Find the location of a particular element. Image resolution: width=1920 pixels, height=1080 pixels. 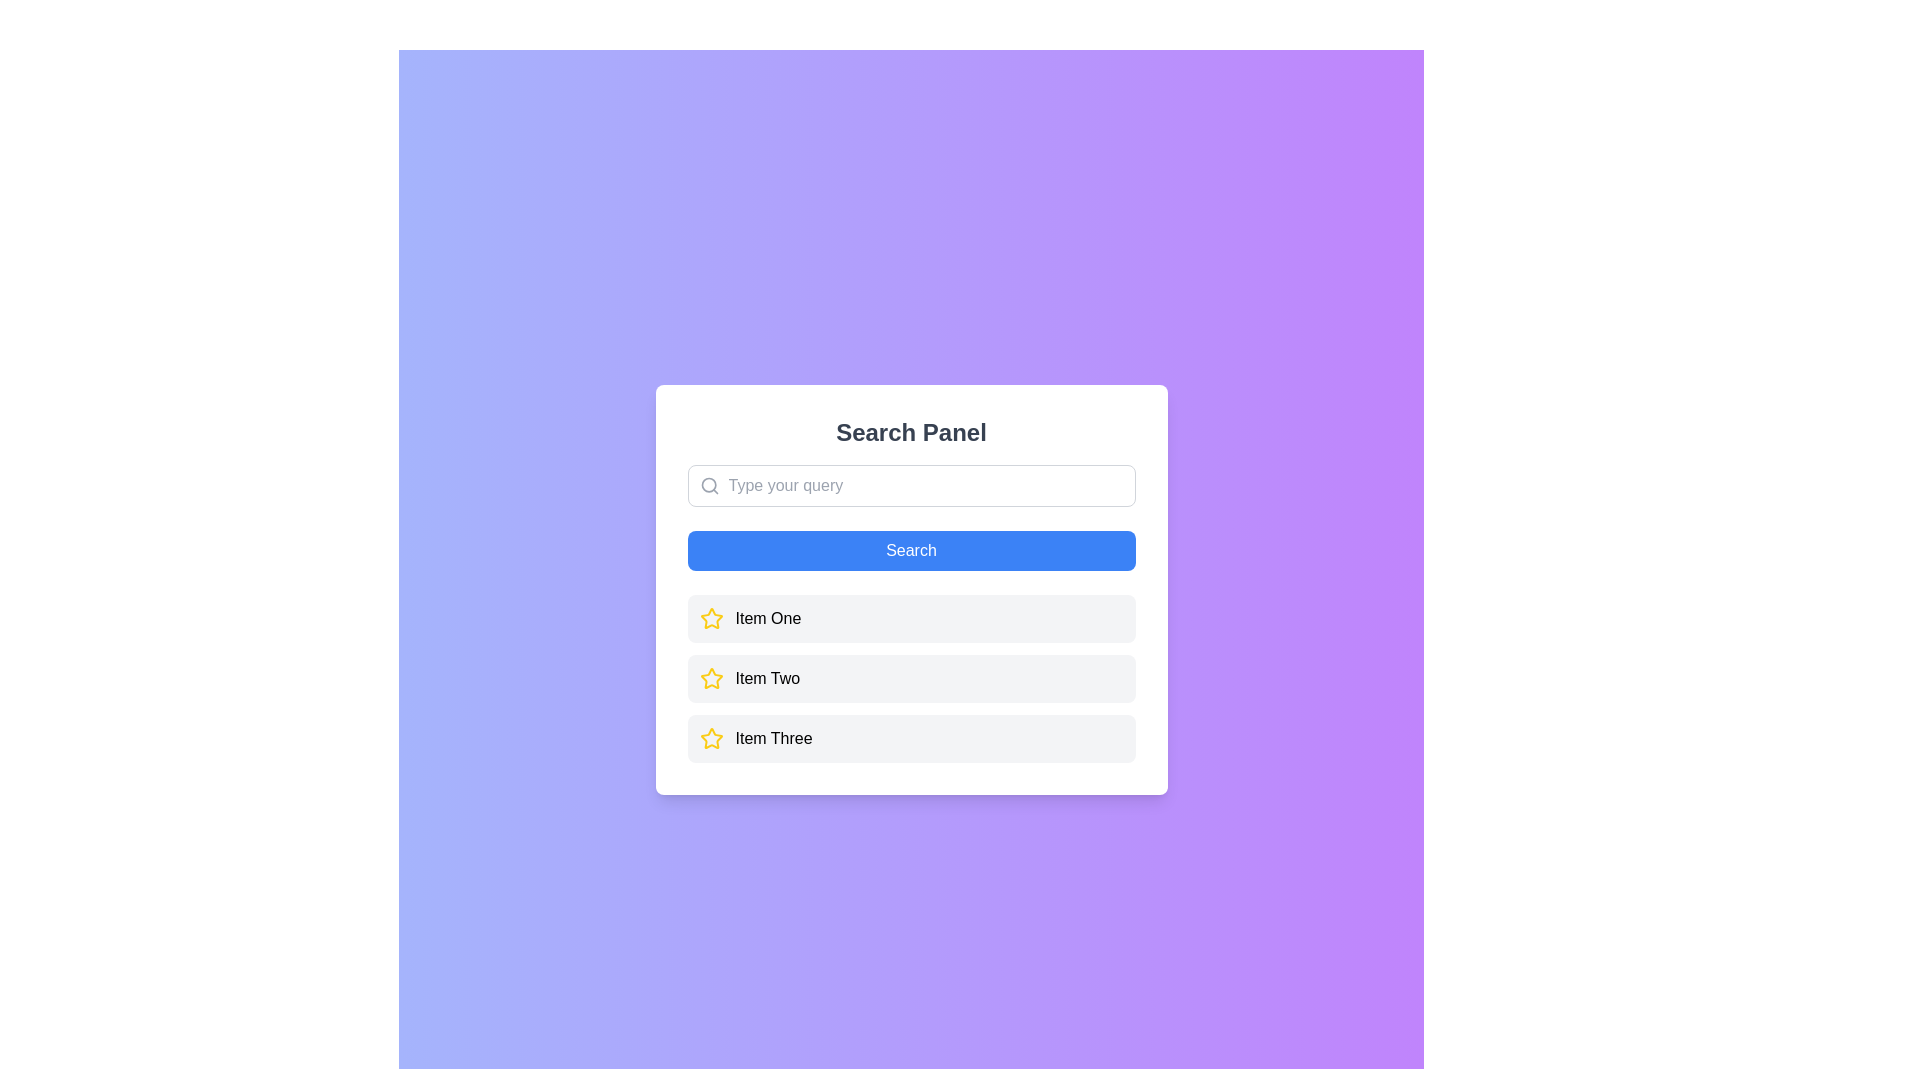

the search icon located in the left section of the search bar at the top of the modal interface, which indicates the search functionality is located at coordinates (709, 486).